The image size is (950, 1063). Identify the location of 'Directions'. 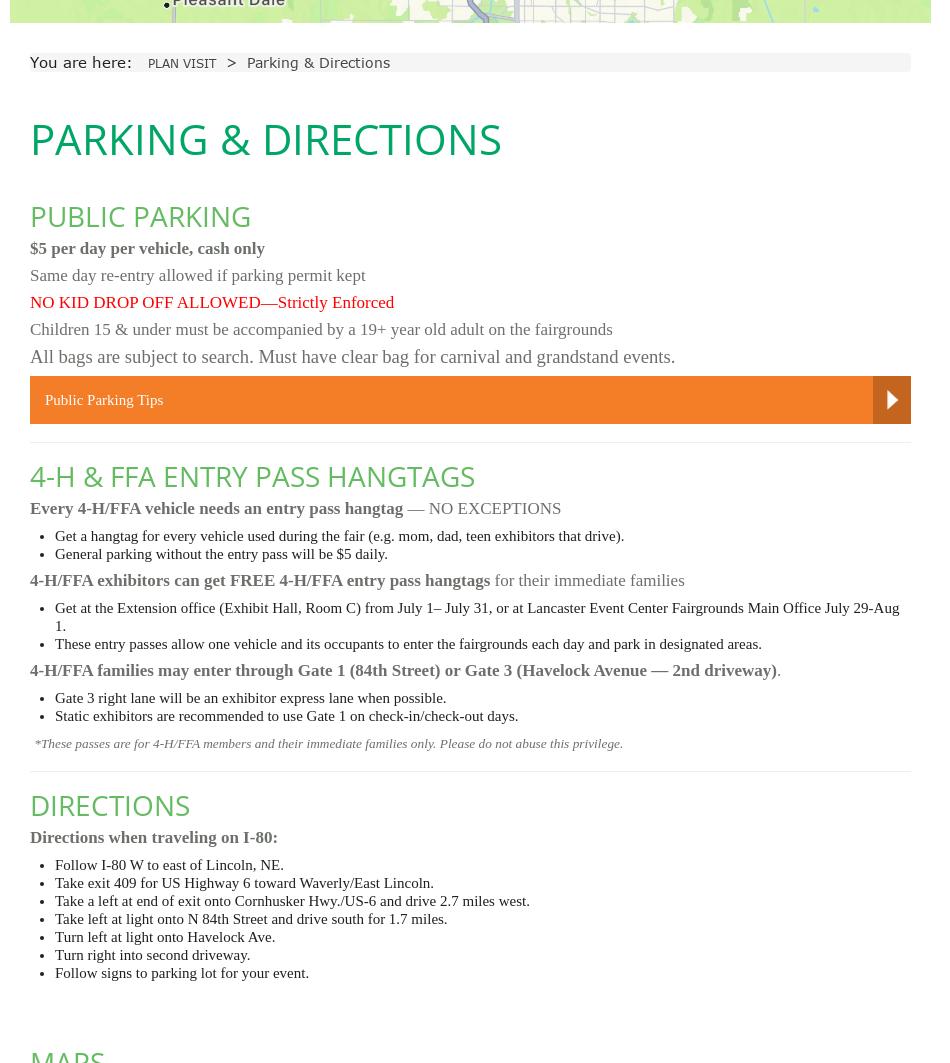
(110, 804).